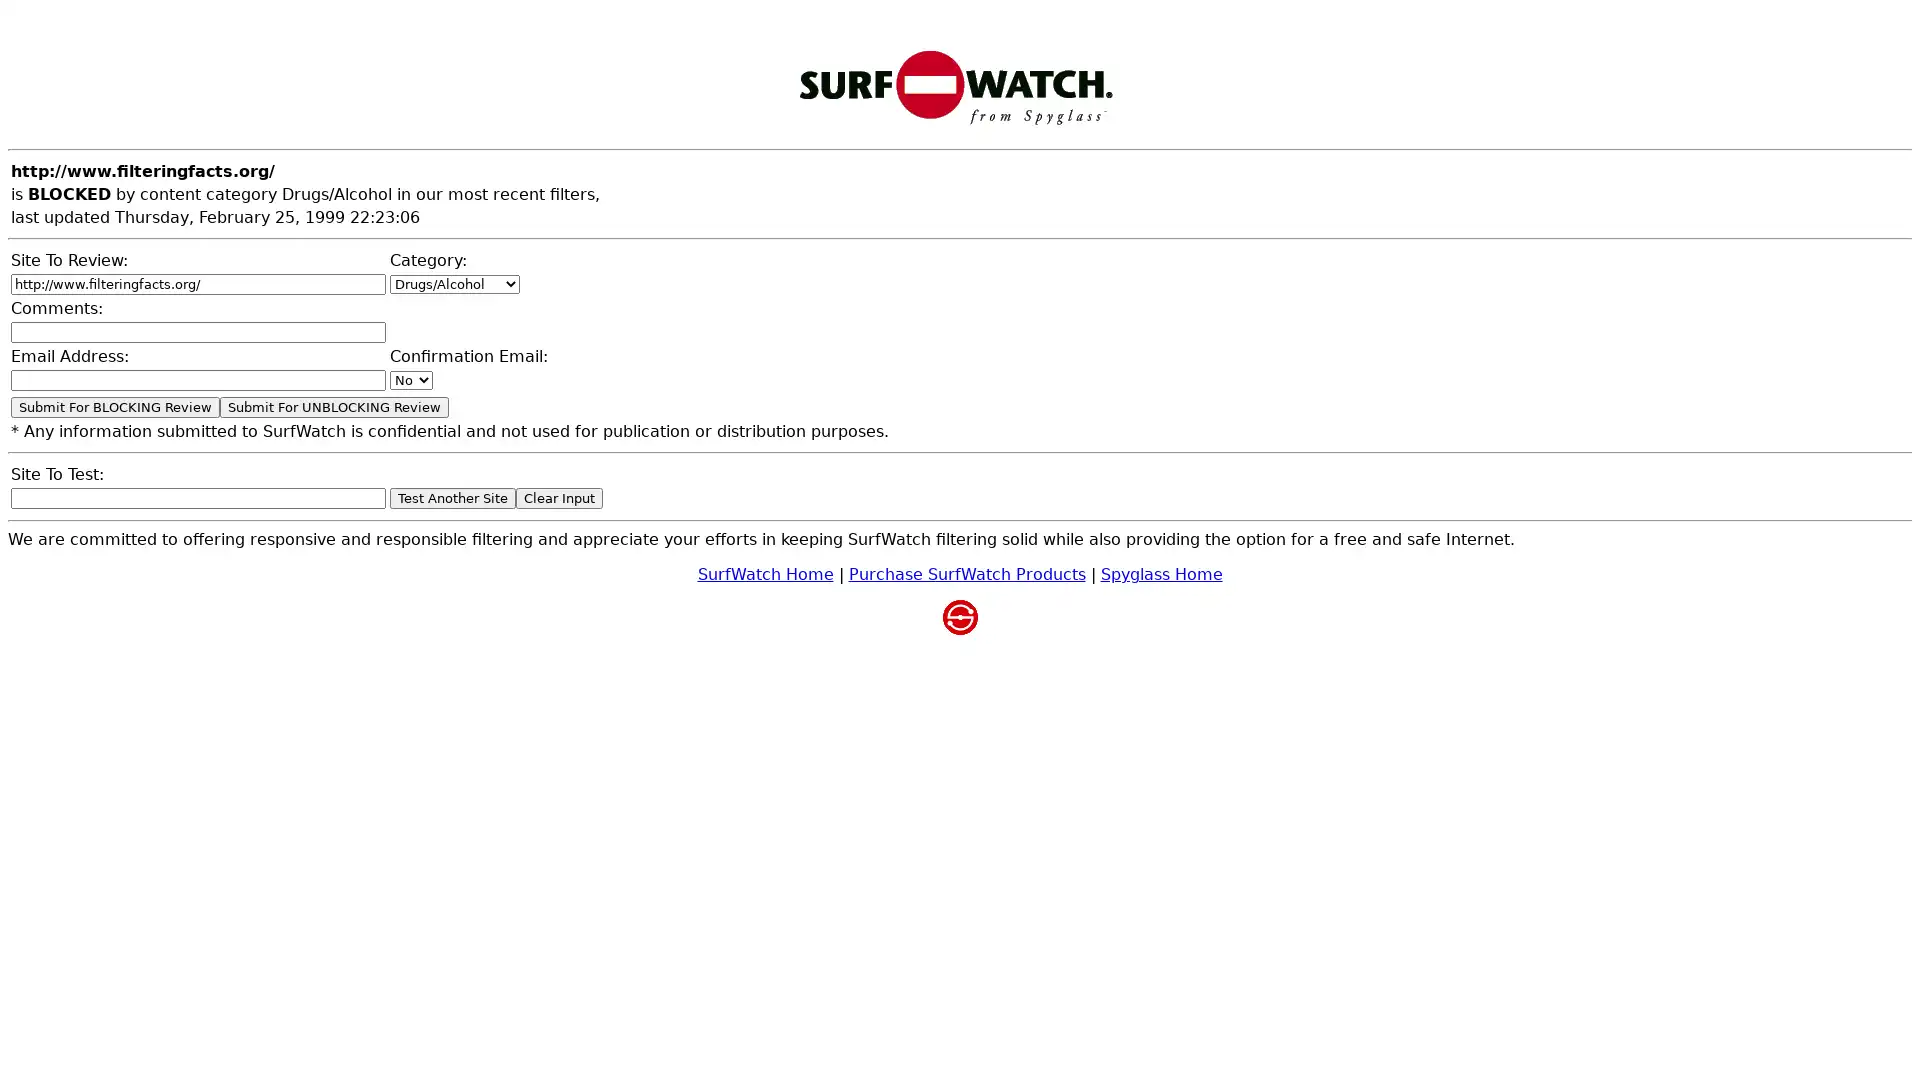 The height and width of the screenshot is (1080, 1920). I want to click on Submit For UNBLOCKING Review, so click(334, 406).